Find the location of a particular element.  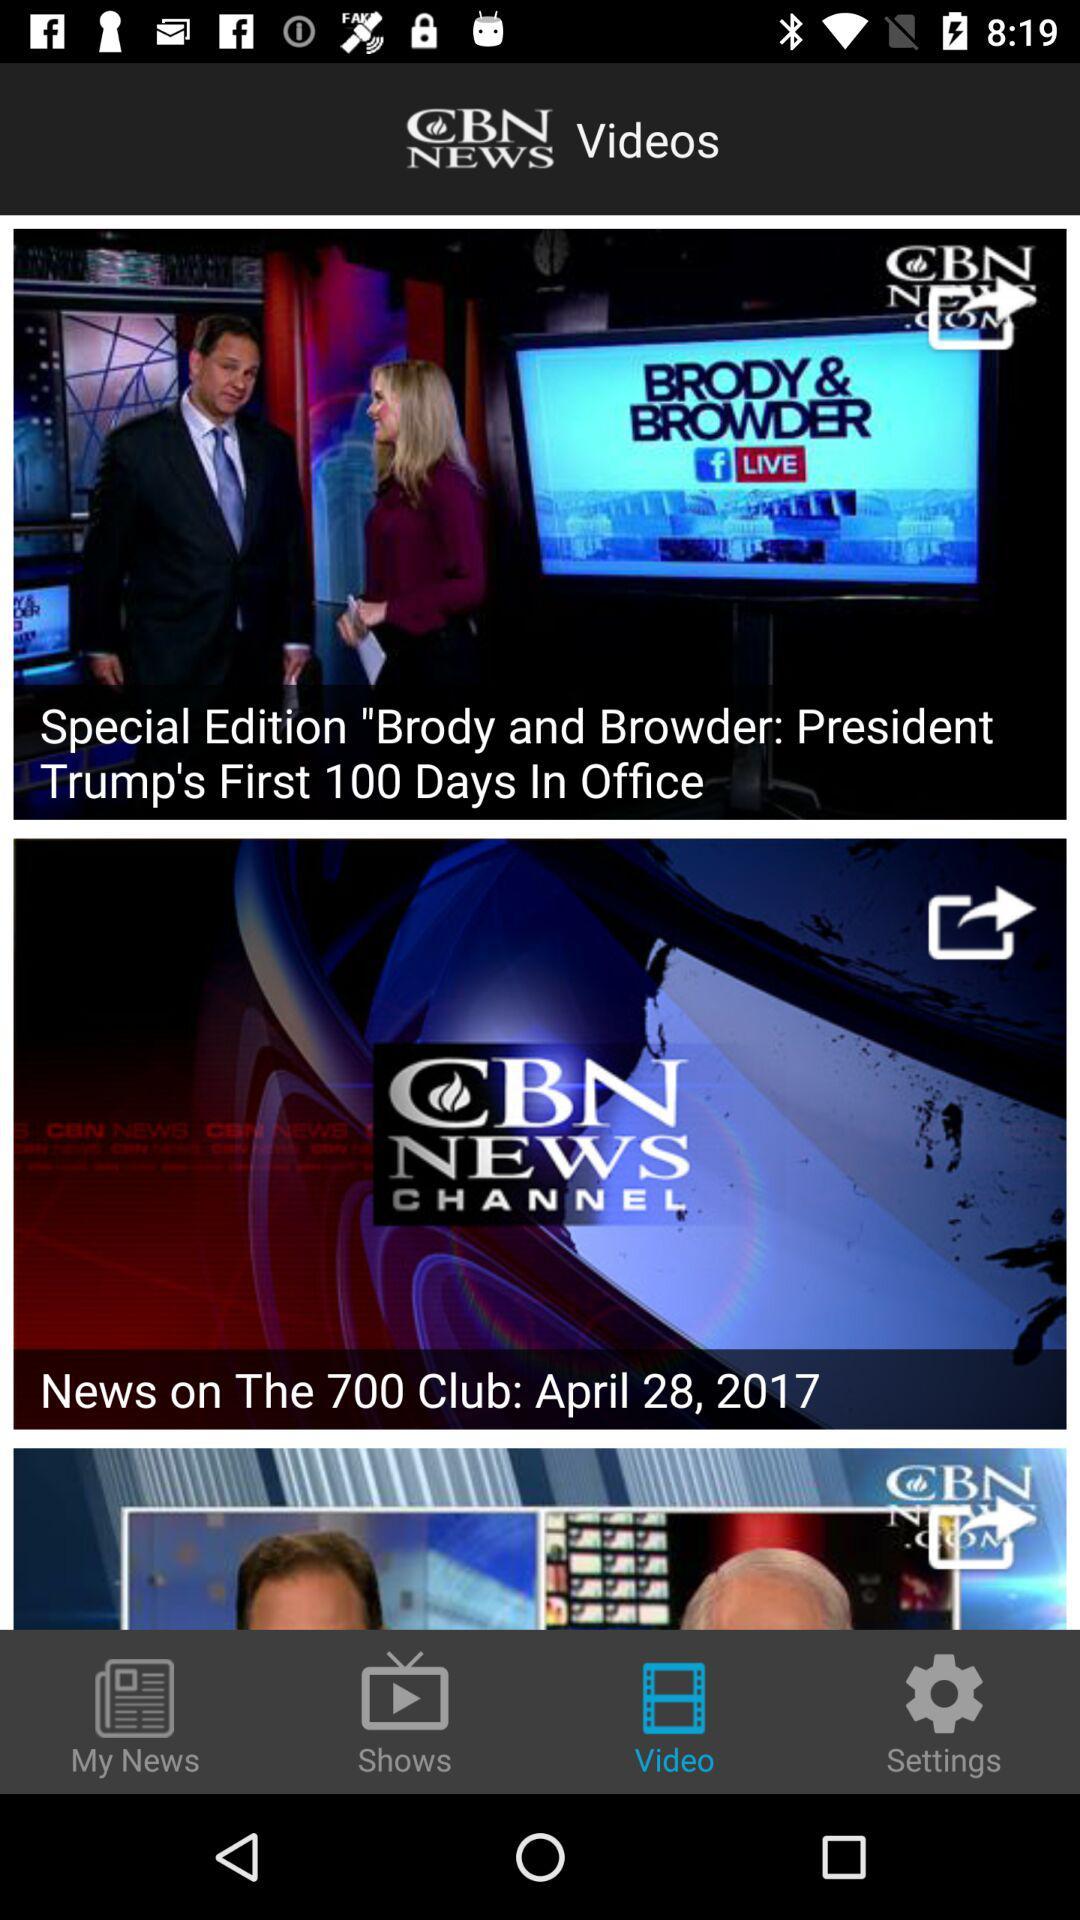

icon to the left of the shows is located at coordinates (135, 1718).